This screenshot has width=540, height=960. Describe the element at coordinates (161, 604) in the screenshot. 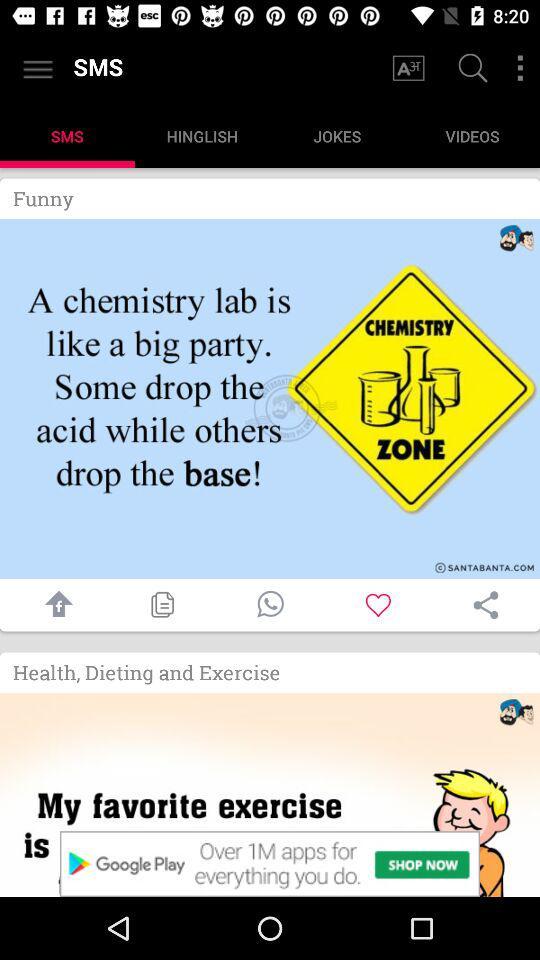

I see `copy displayed content` at that location.